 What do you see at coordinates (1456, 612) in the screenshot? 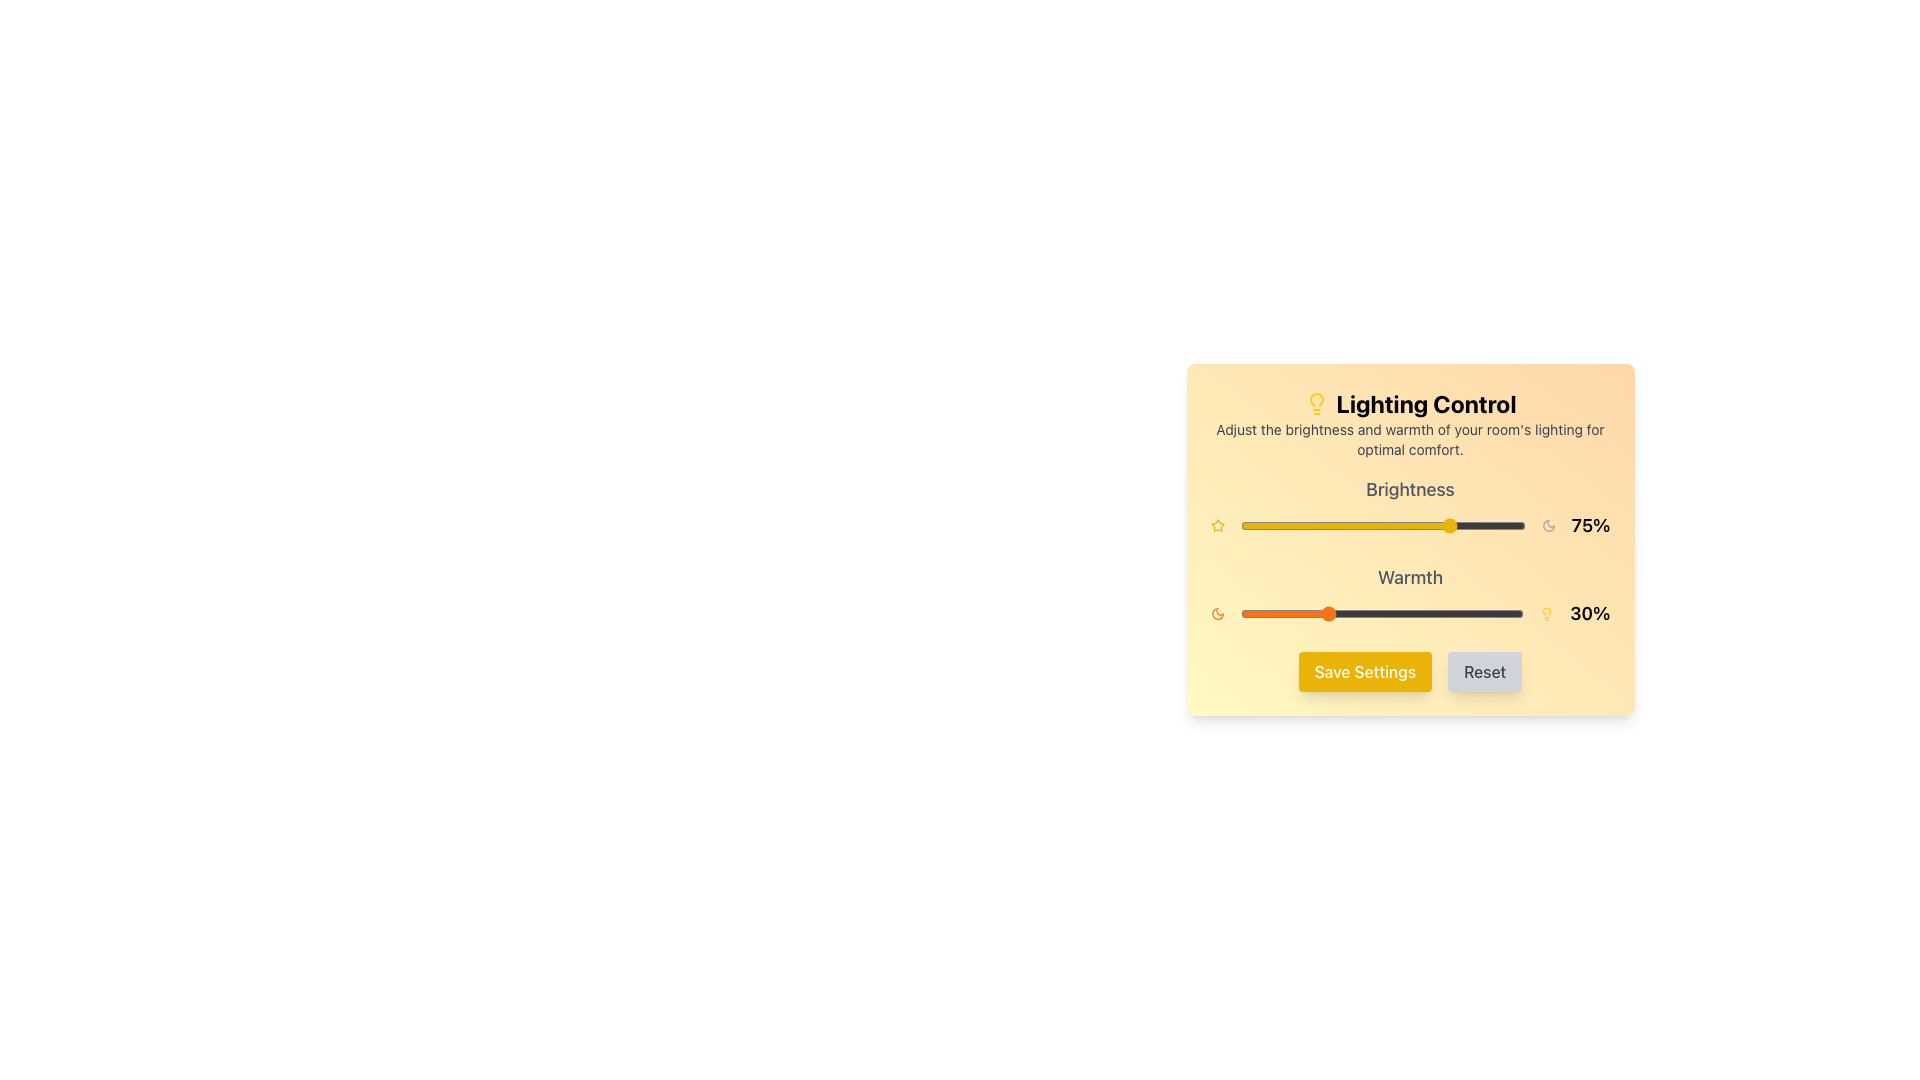
I see `warmth` at bounding box center [1456, 612].